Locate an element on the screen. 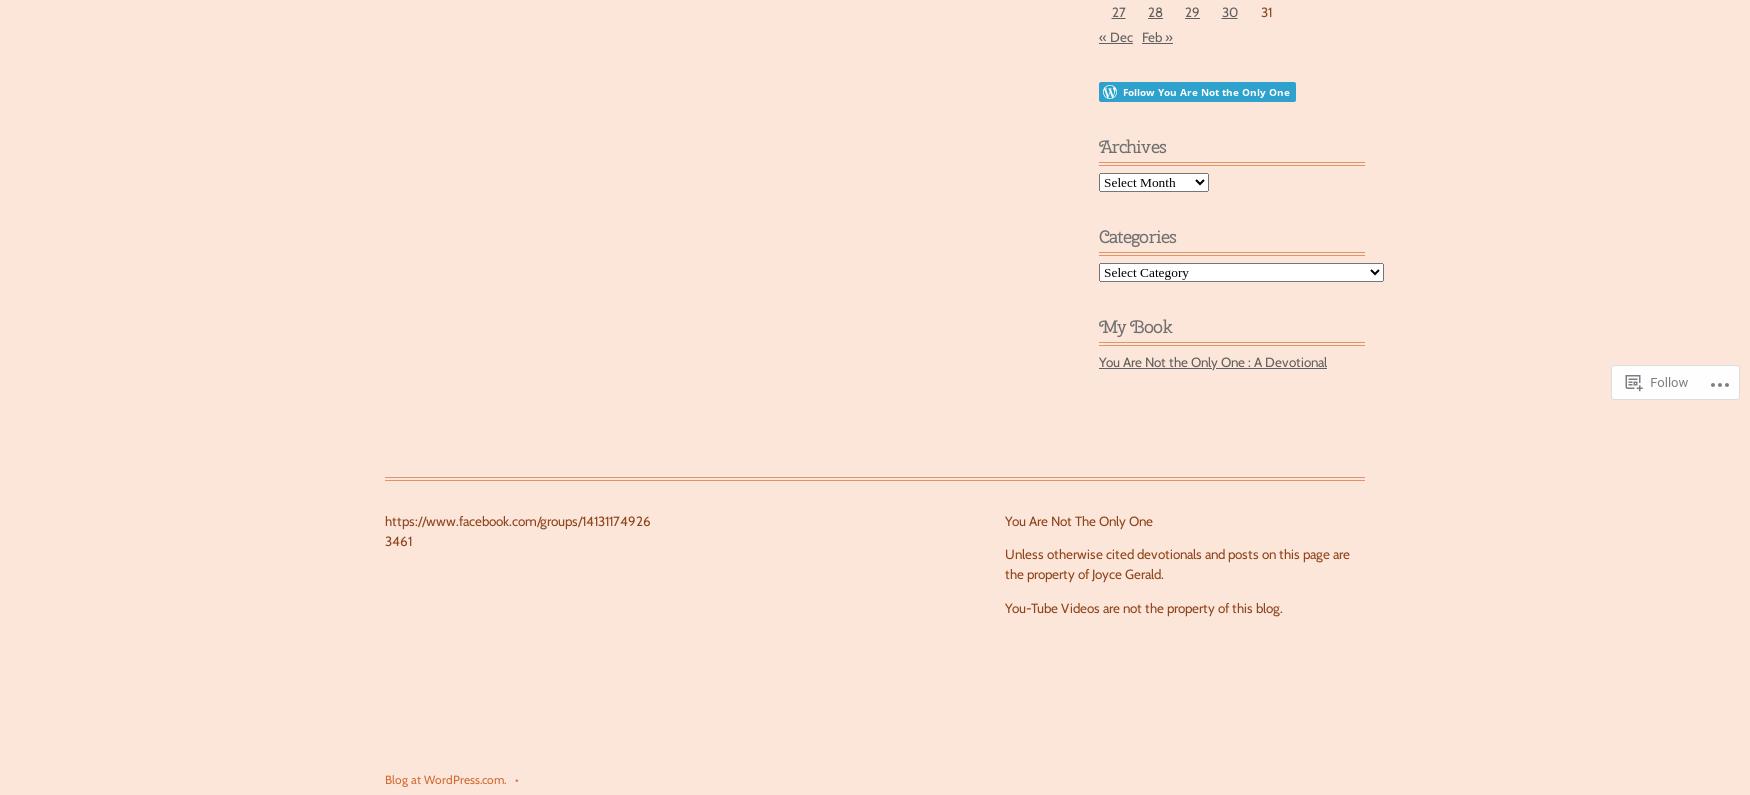  '29' is located at coordinates (1192, 11).